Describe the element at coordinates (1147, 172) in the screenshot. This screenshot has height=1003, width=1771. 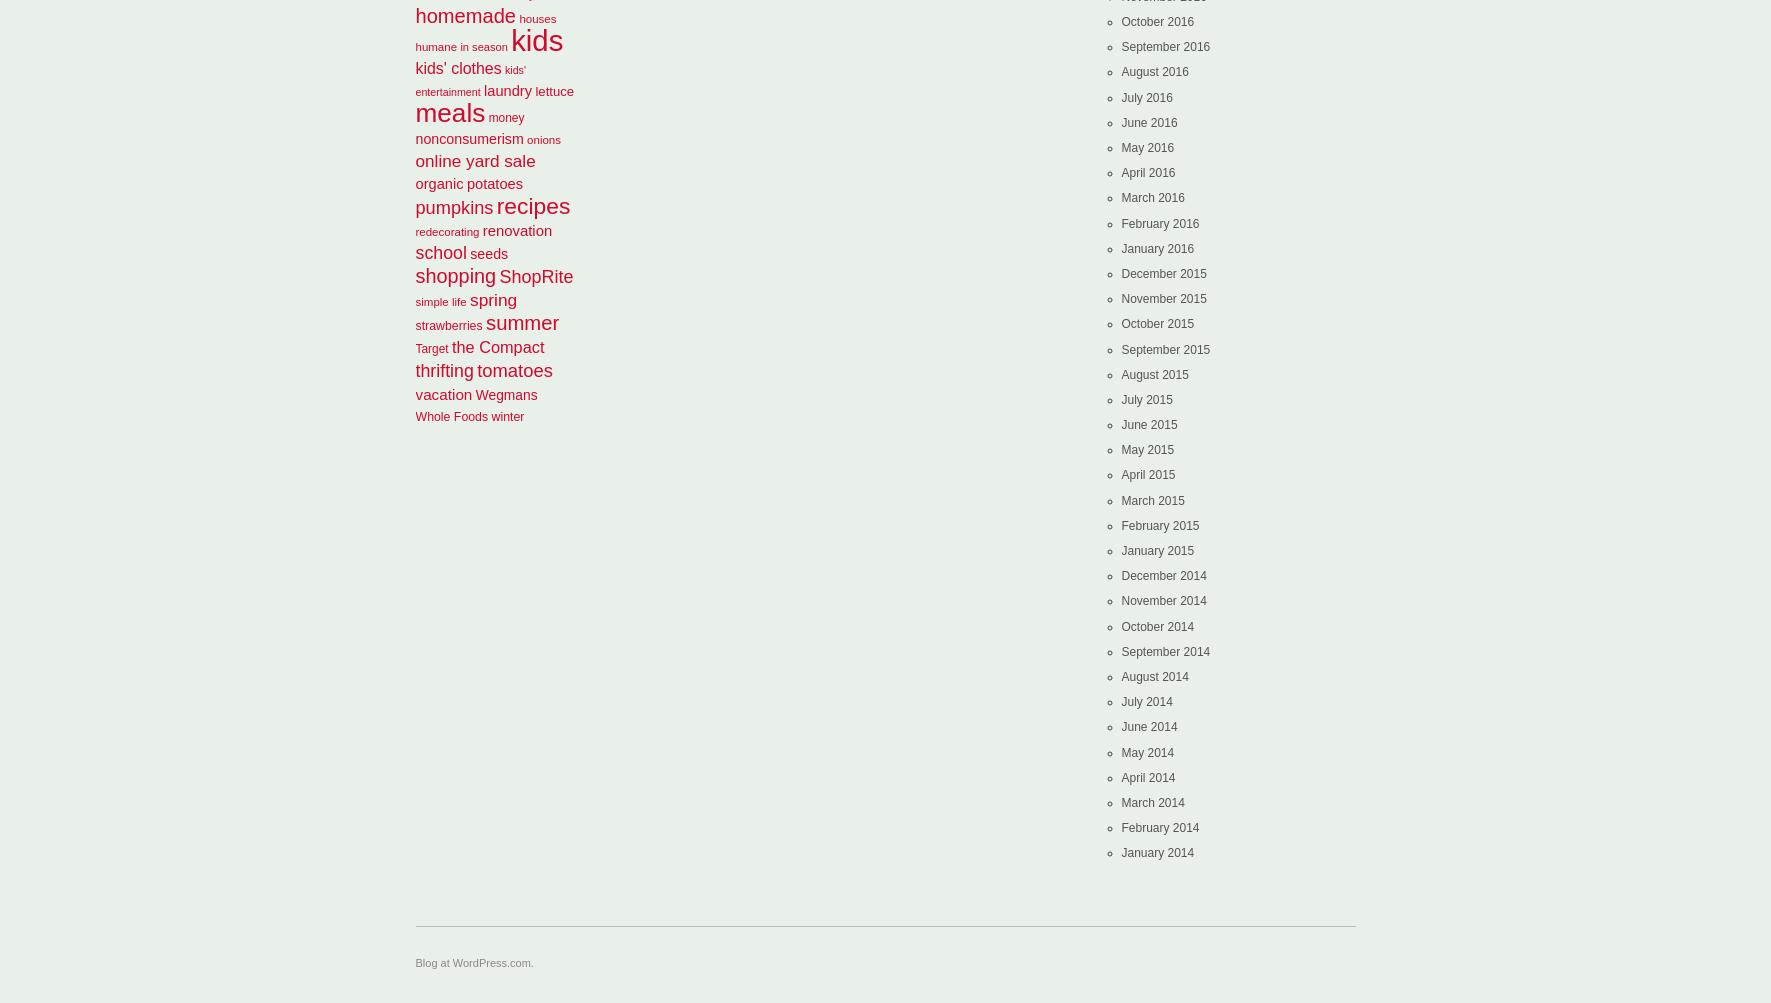
I see `'April 2016'` at that location.